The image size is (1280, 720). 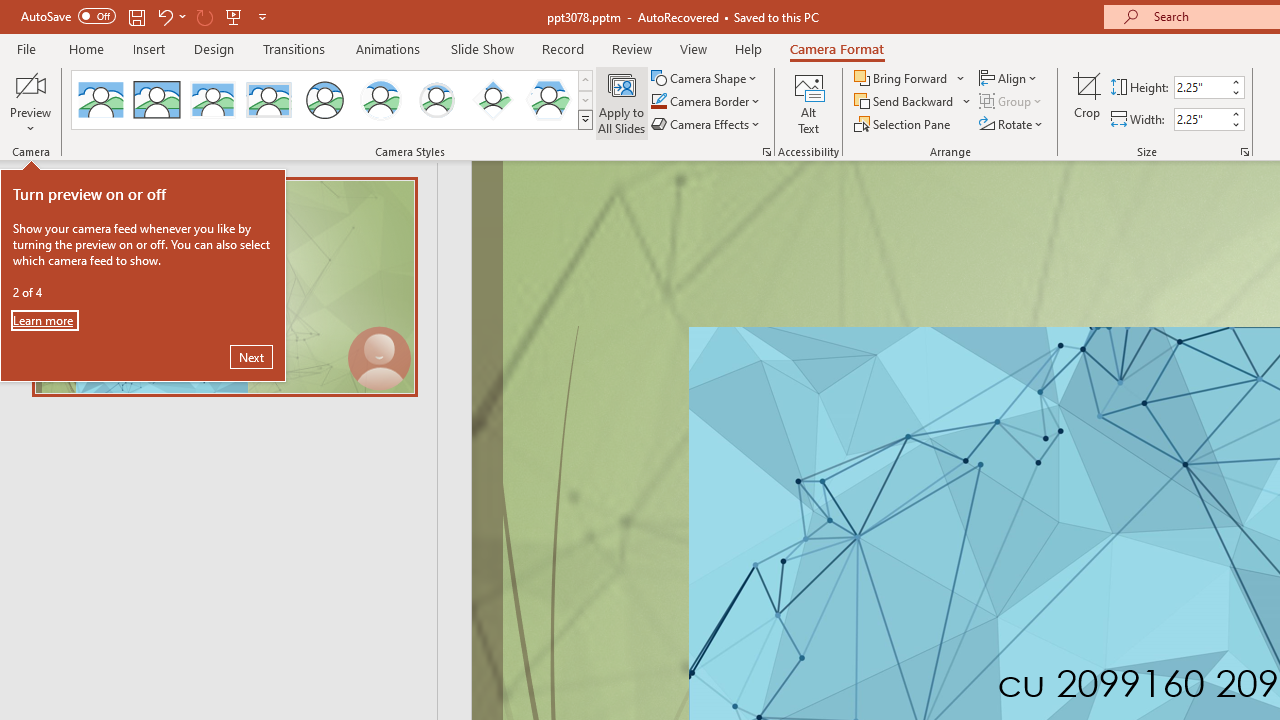 What do you see at coordinates (837, 48) in the screenshot?
I see `'Camera Format'` at bounding box center [837, 48].